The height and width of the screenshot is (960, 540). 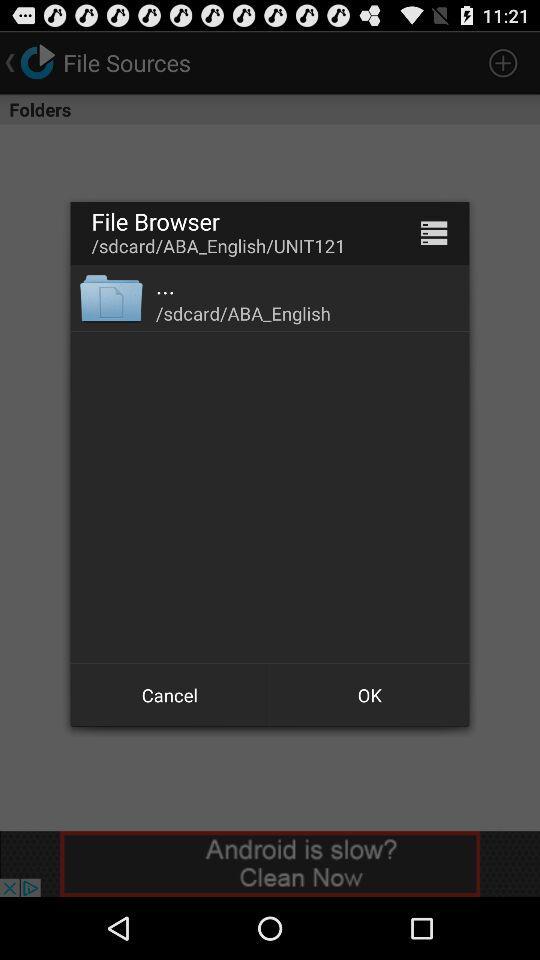 What do you see at coordinates (111, 296) in the screenshot?
I see `icon below the /sdcard/aba_english/unit121` at bounding box center [111, 296].